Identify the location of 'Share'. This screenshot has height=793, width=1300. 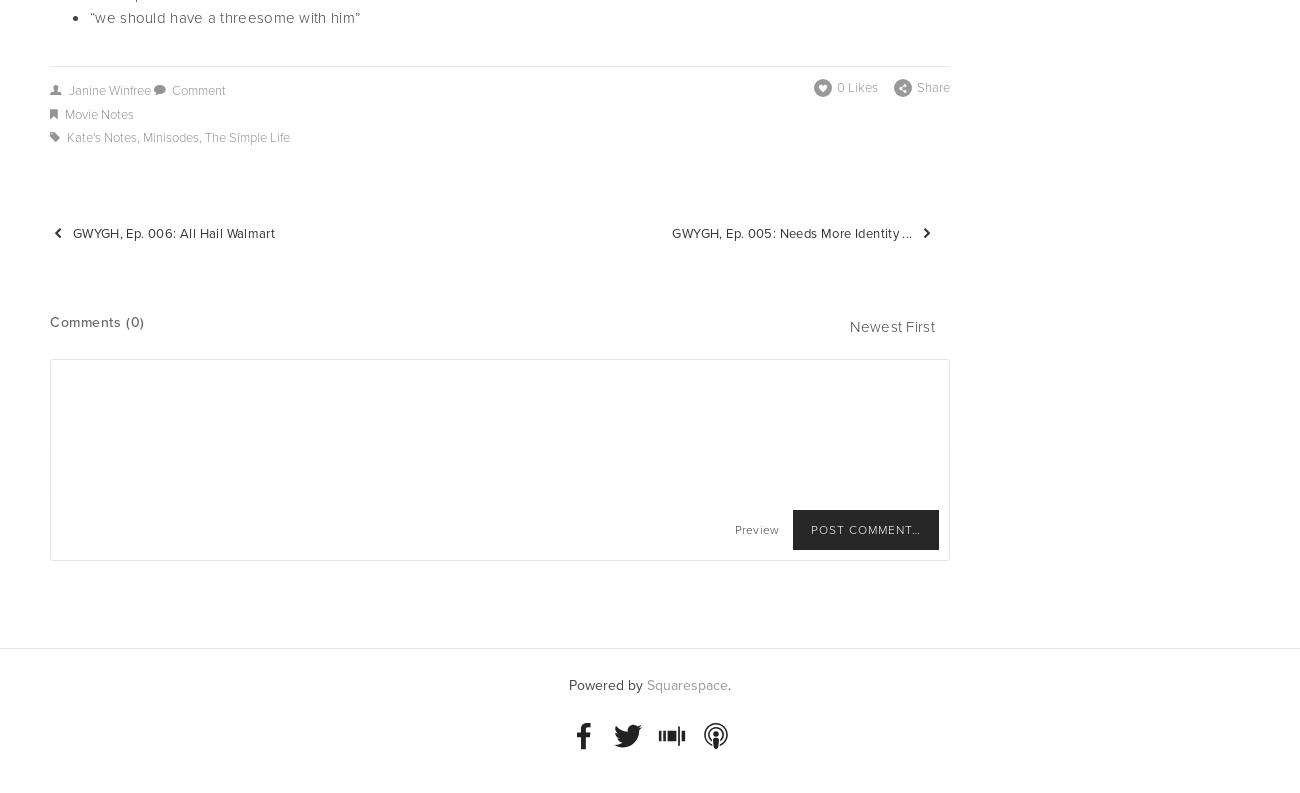
(933, 87).